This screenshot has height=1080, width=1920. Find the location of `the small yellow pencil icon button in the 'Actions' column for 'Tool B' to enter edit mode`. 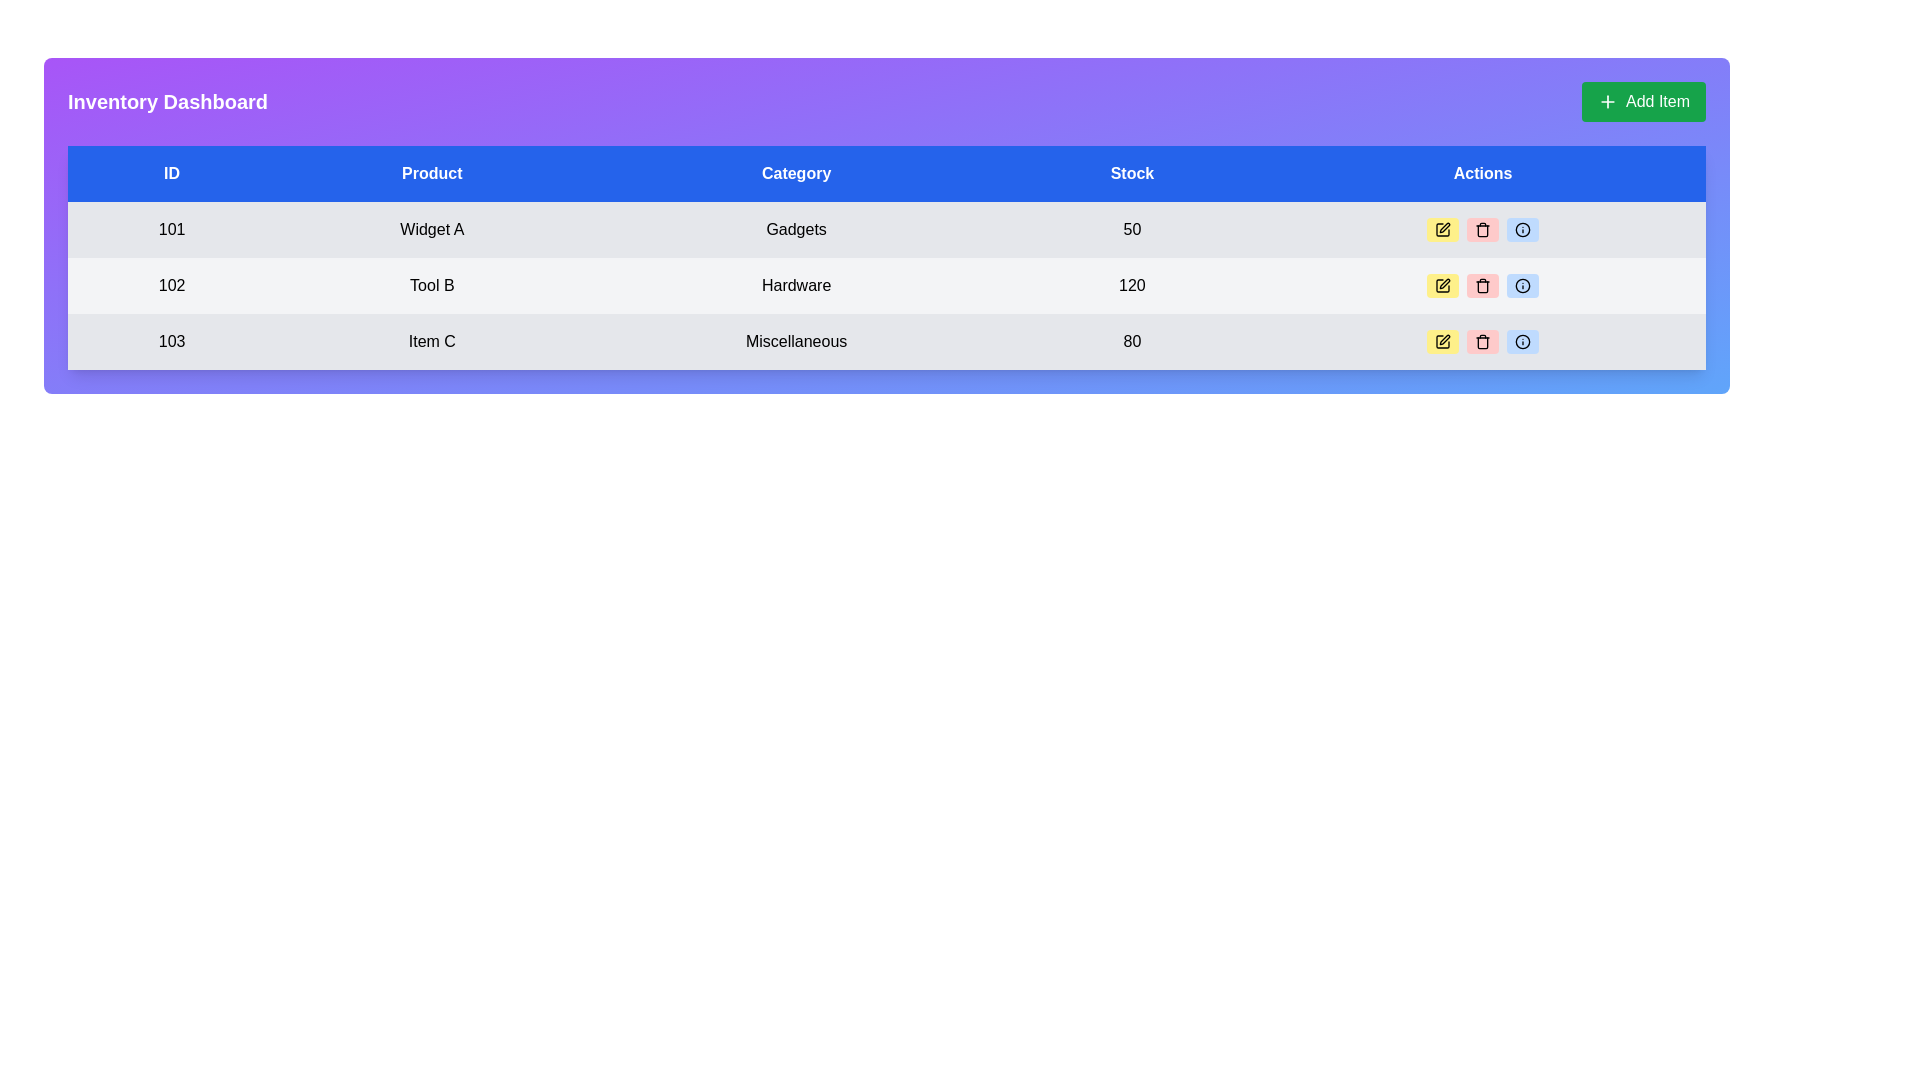

the small yellow pencil icon button in the 'Actions' column for 'Tool B' to enter edit mode is located at coordinates (1443, 285).